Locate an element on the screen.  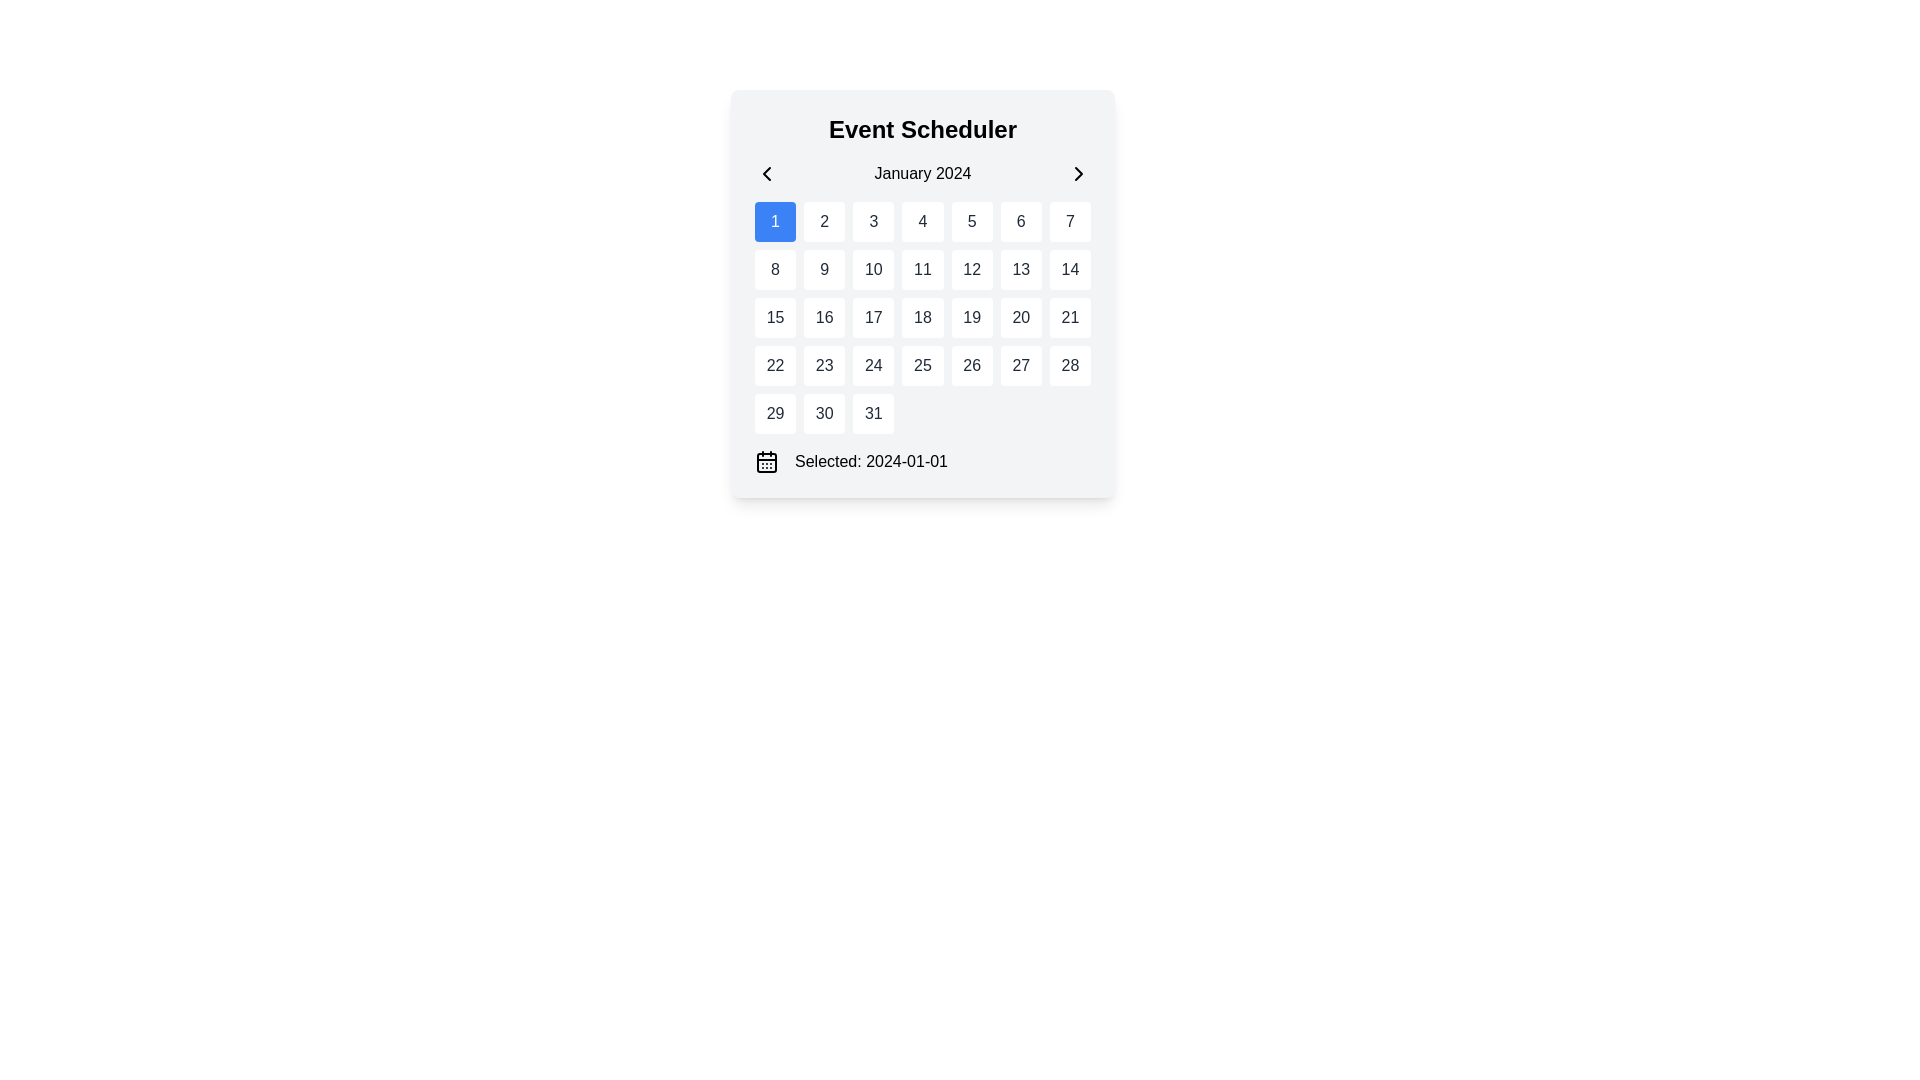
a date in the Calendar Widget by clicking on it, located in the center of the modal box is located at coordinates (921, 293).